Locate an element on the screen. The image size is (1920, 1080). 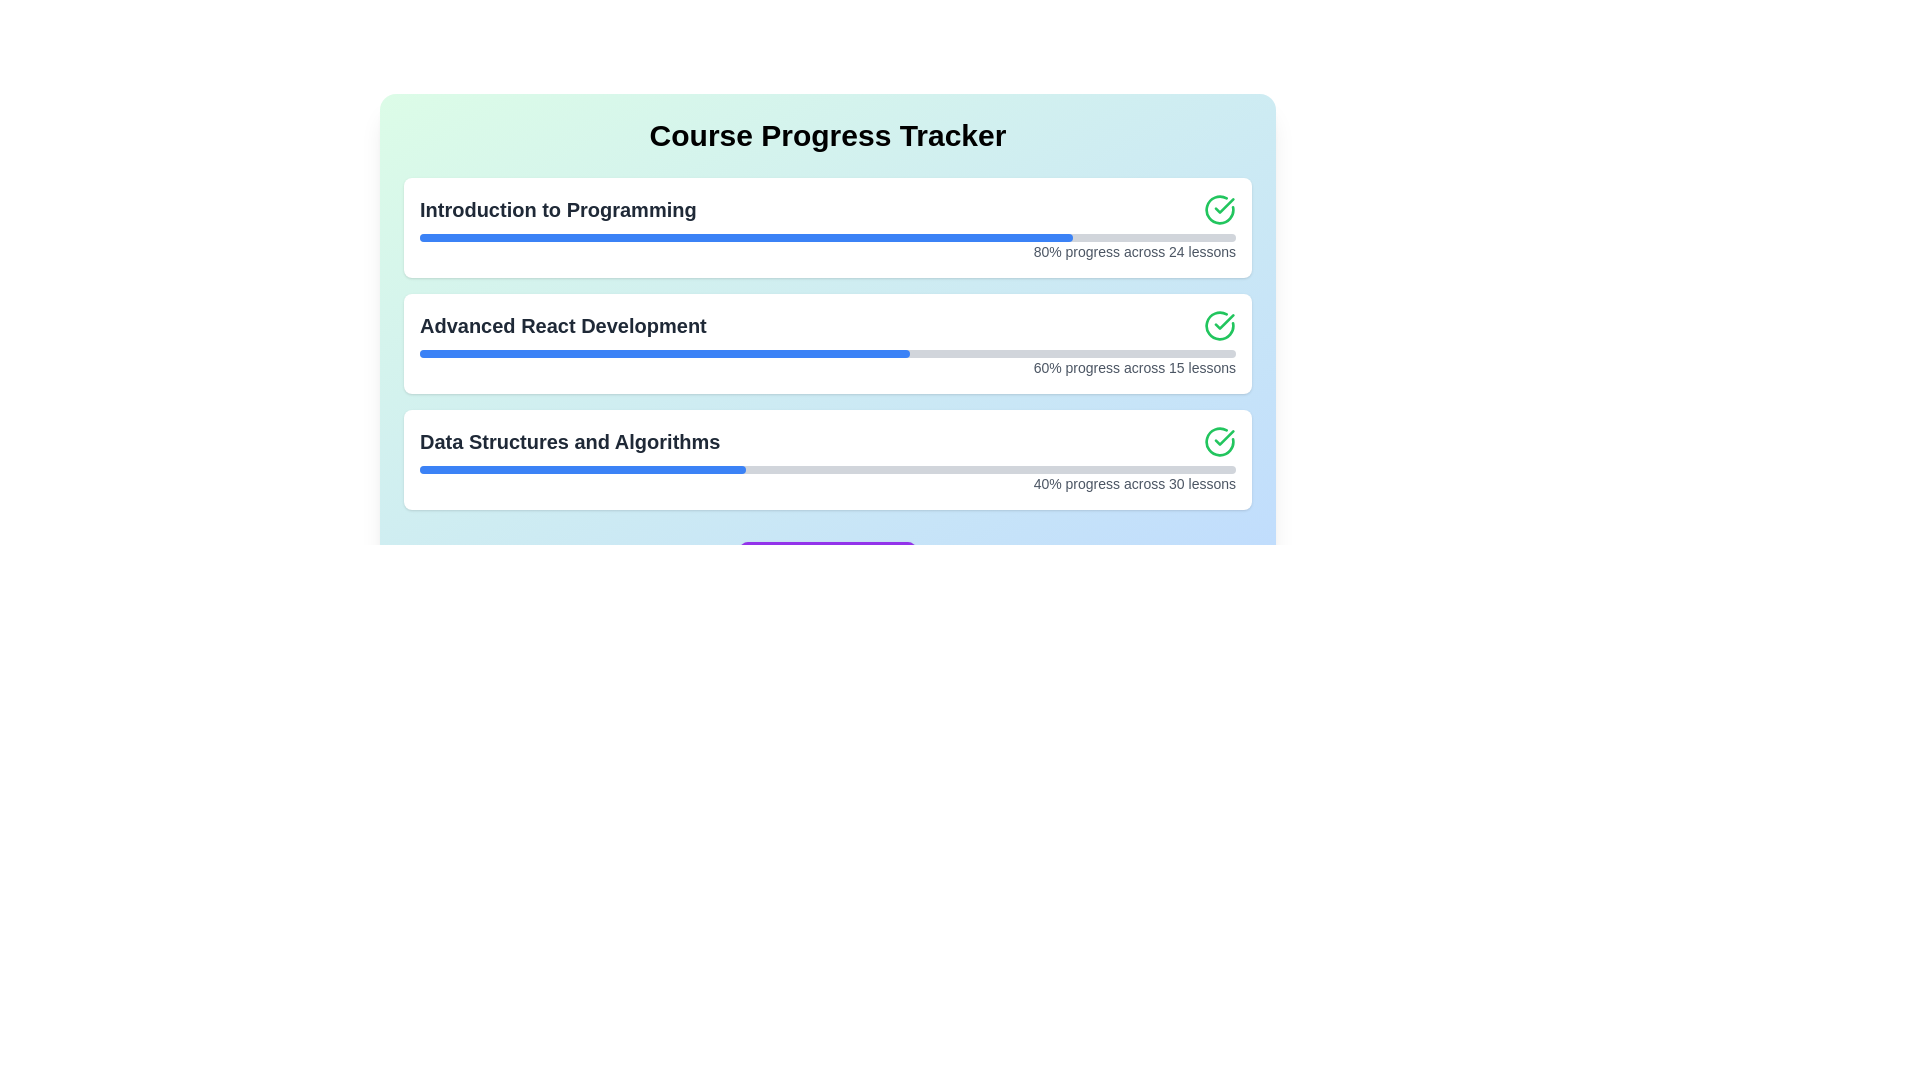
the green circular icon with a checkmark inside, indicating completion or success, located at the far-right of the 'Advanced React Development' course in the course progress tracker interface is located at coordinates (1218, 325).